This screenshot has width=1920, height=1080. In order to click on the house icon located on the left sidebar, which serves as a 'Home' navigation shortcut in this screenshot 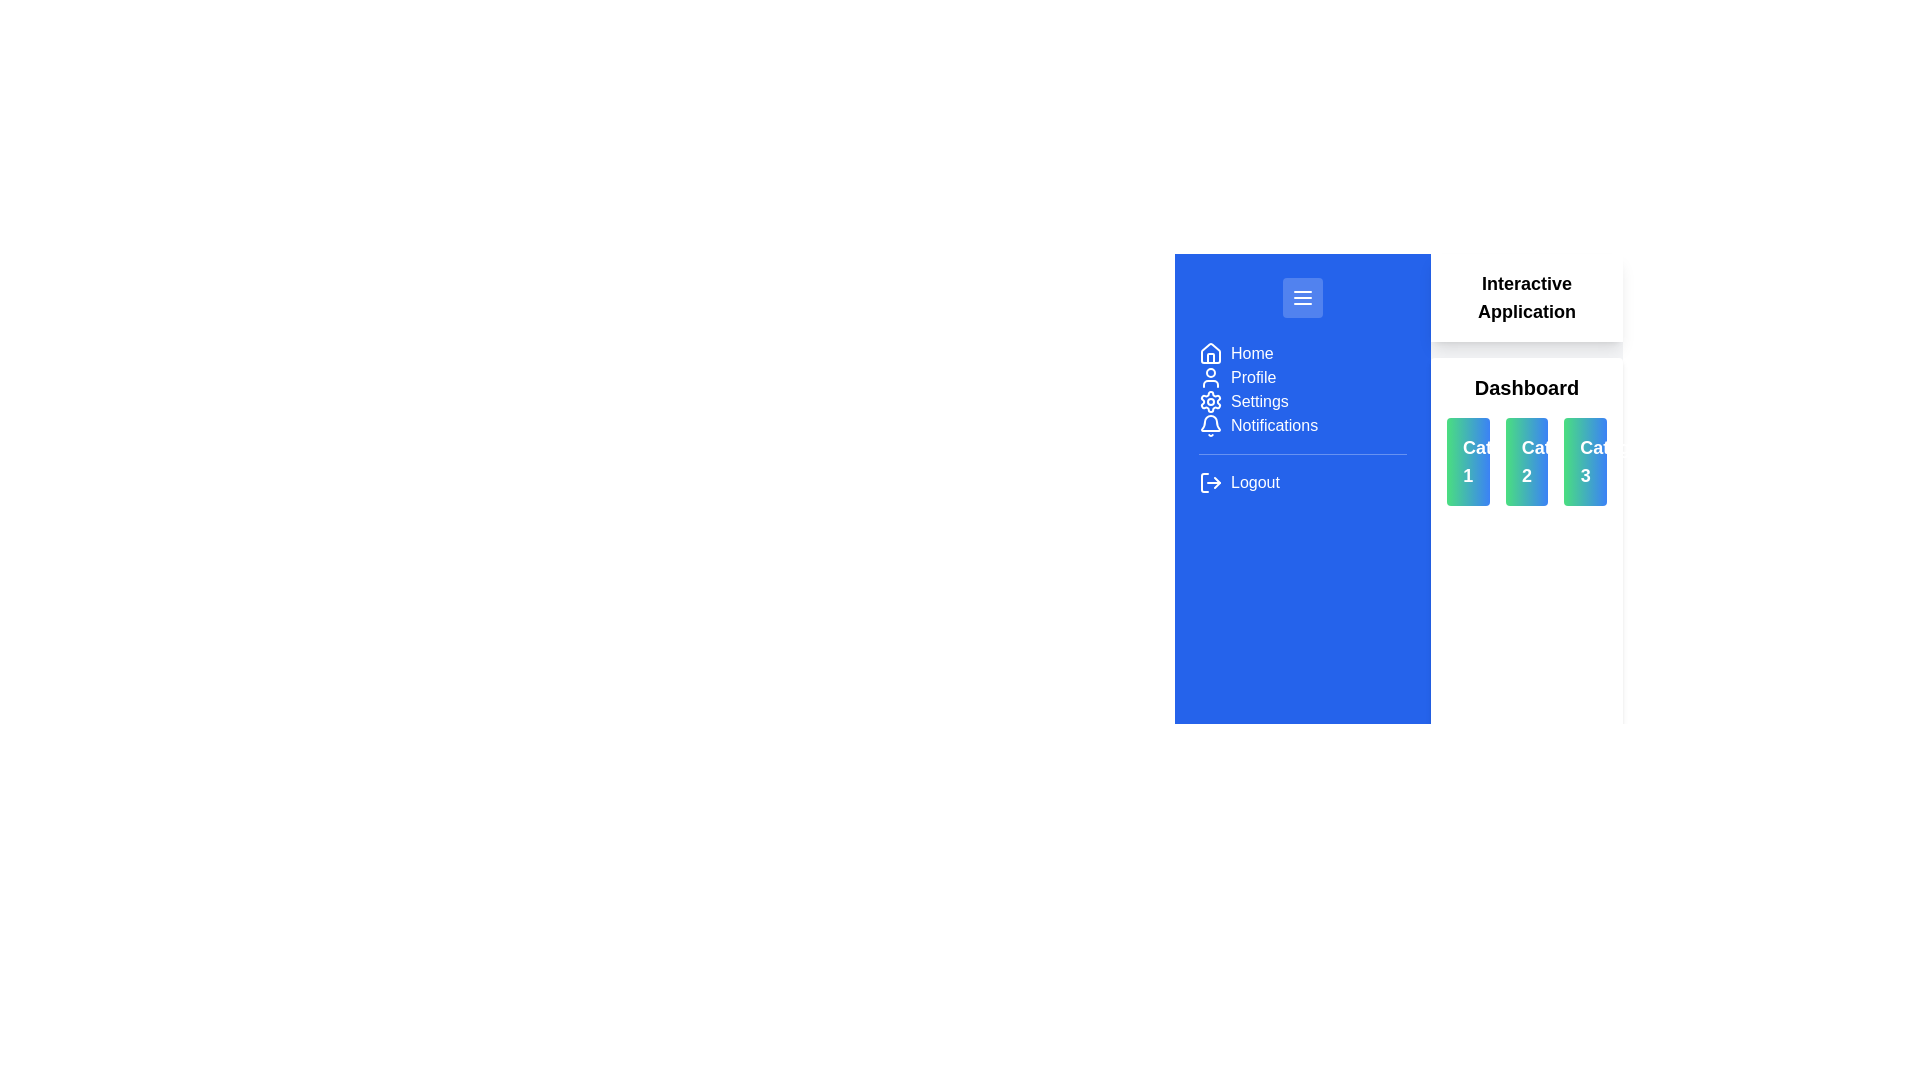, I will do `click(1209, 357)`.